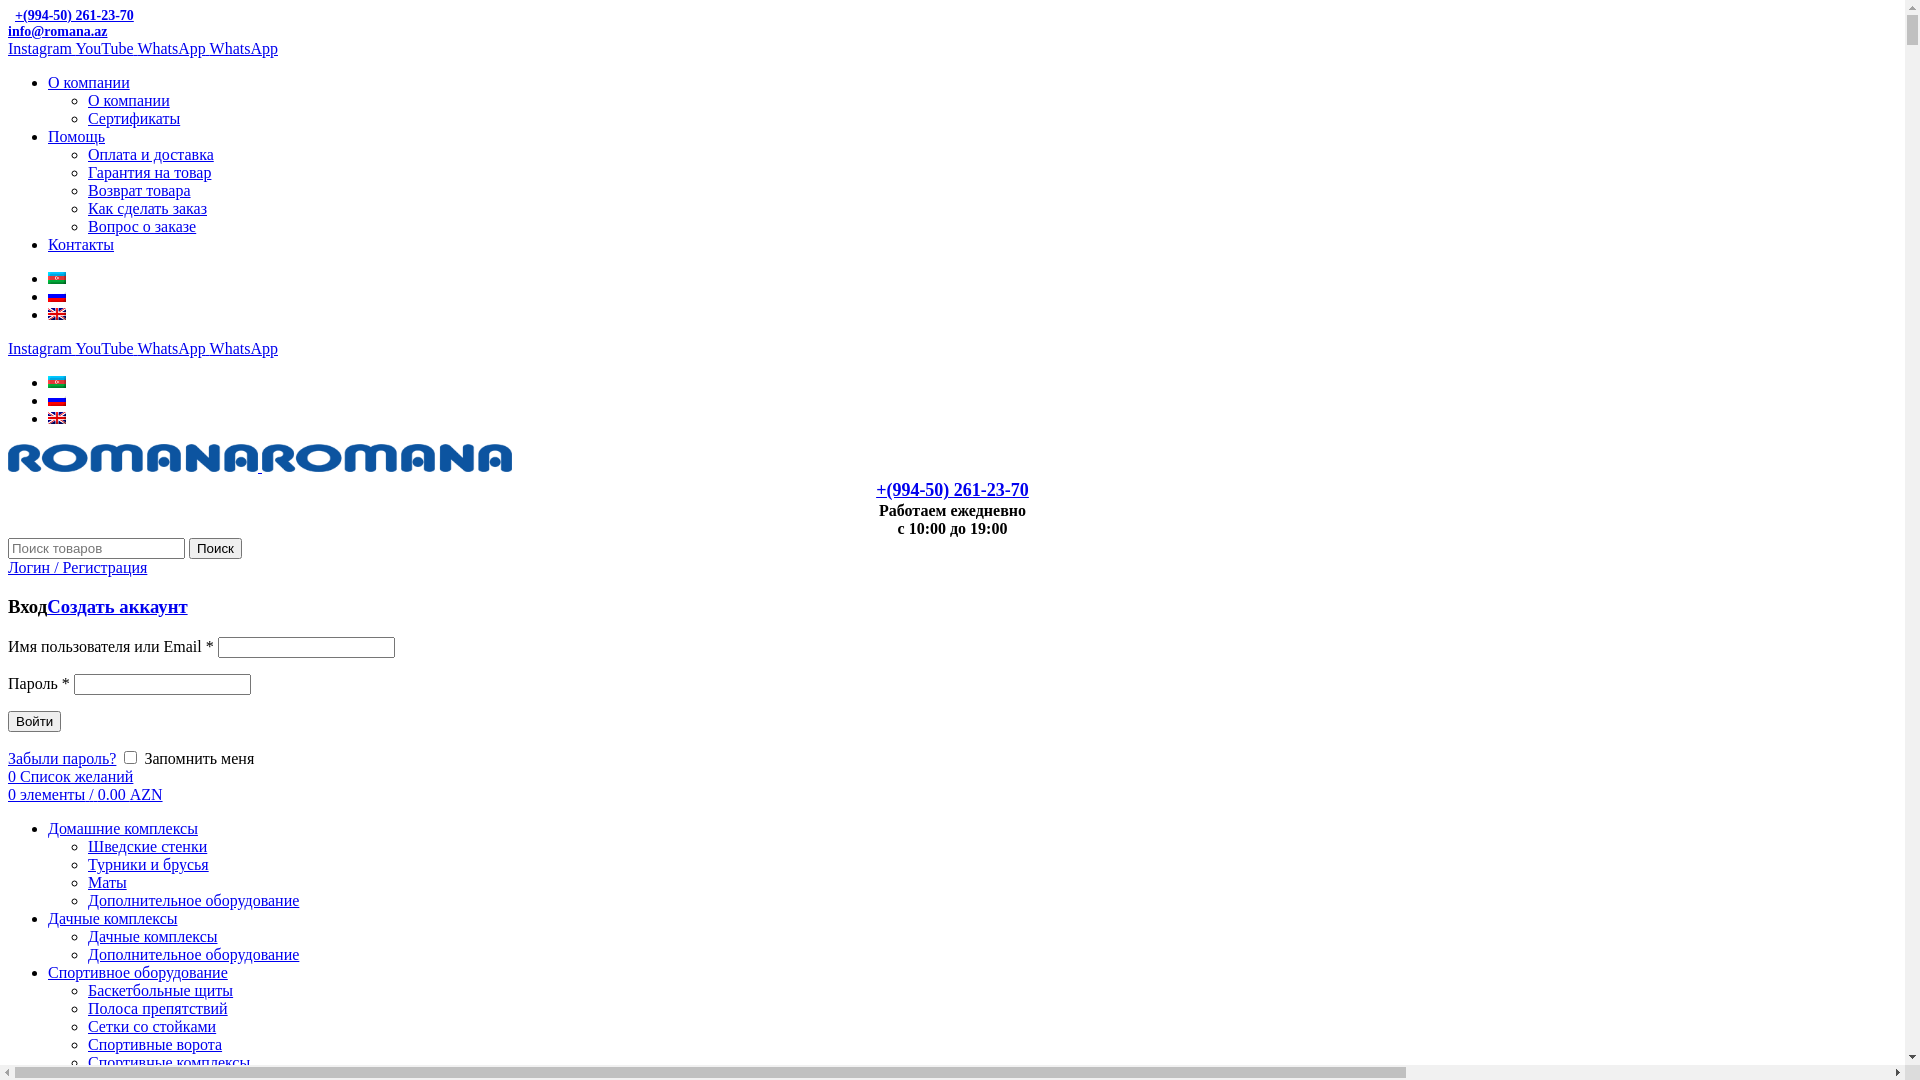 The image size is (1920, 1080). Describe the element at coordinates (243, 47) in the screenshot. I see `'WhatsApp'` at that location.